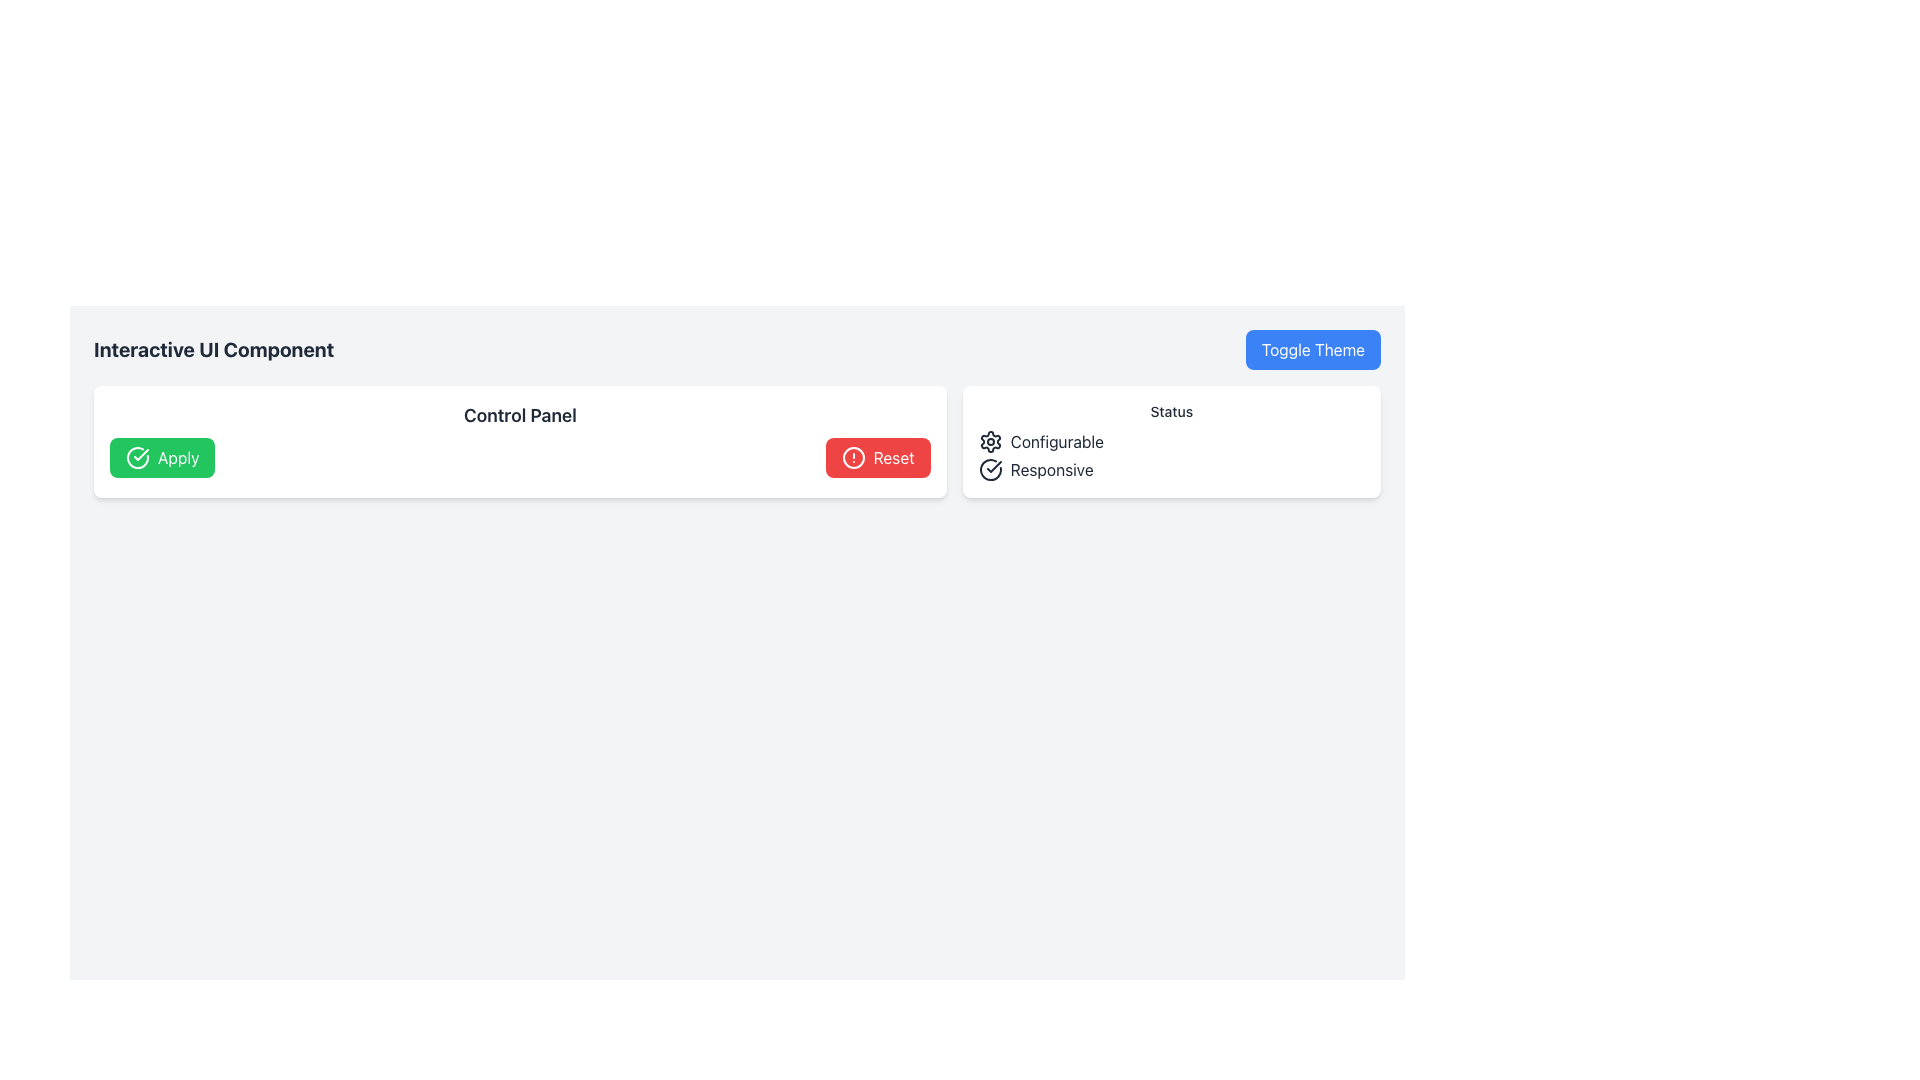 The height and width of the screenshot is (1080, 1920). What do you see at coordinates (878, 458) in the screenshot?
I see `the red 'Reset' button with rounded corners, which features white text and an alert icon, located on the right side of the 'Control Panel' bar` at bounding box center [878, 458].